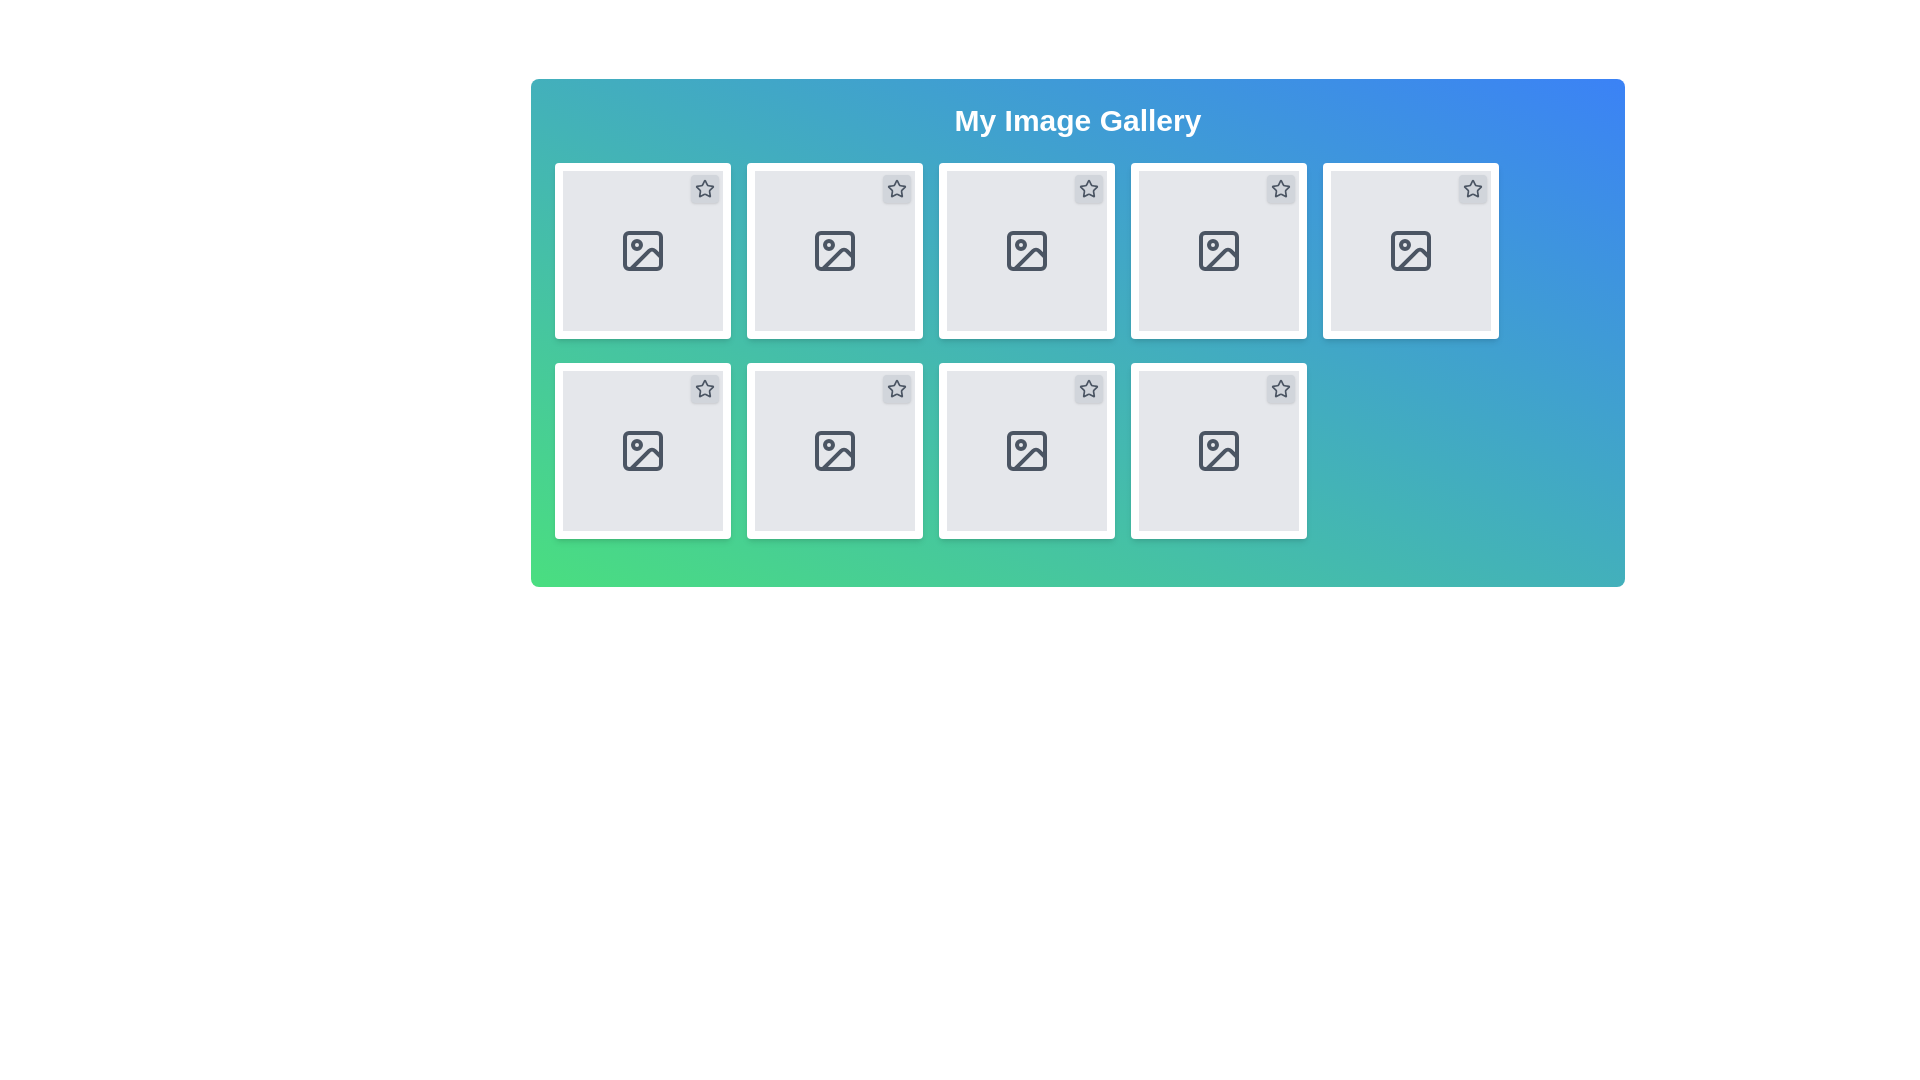 This screenshot has height=1080, width=1920. I want to click on the image thumbnail located as the fourth item in the first row of a gallery grid, so click(1218, 249).